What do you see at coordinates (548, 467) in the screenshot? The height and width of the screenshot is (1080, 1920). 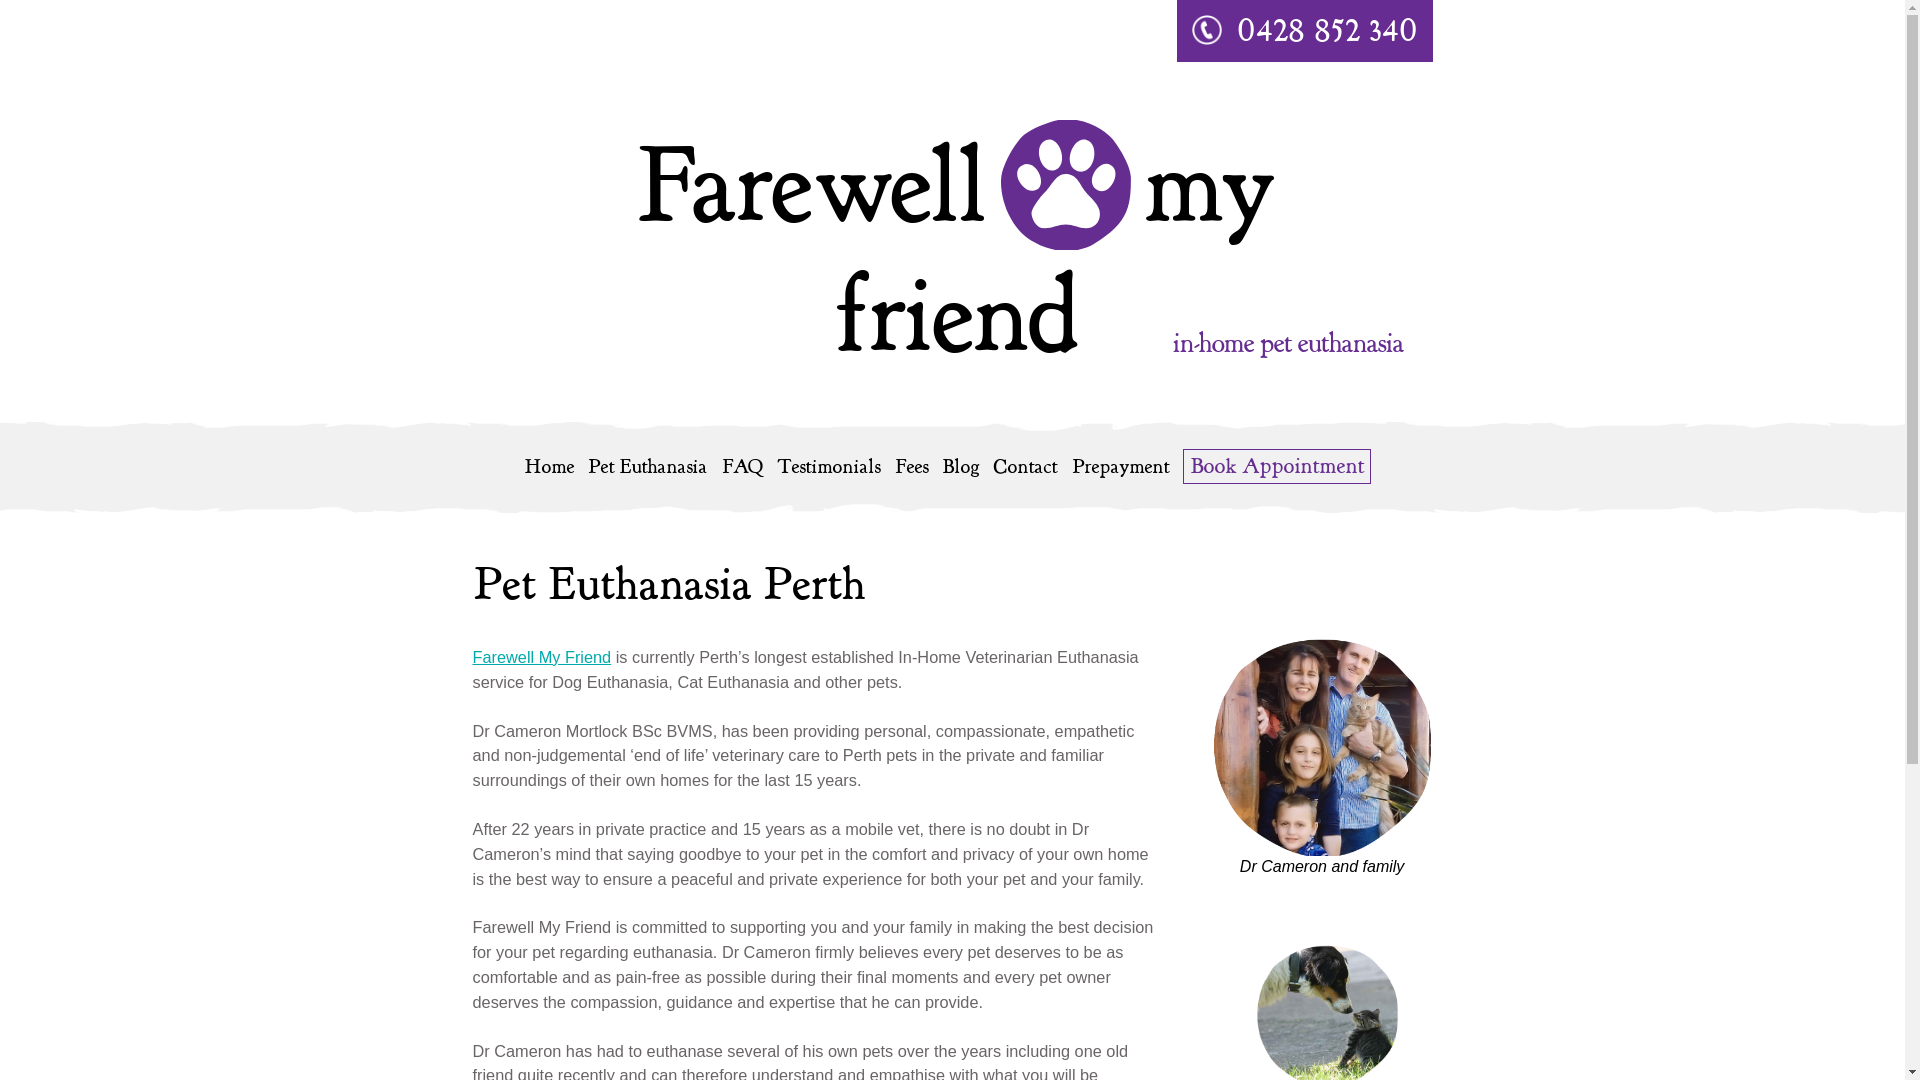 I see `'Home'` at bounding box center [548, 467].